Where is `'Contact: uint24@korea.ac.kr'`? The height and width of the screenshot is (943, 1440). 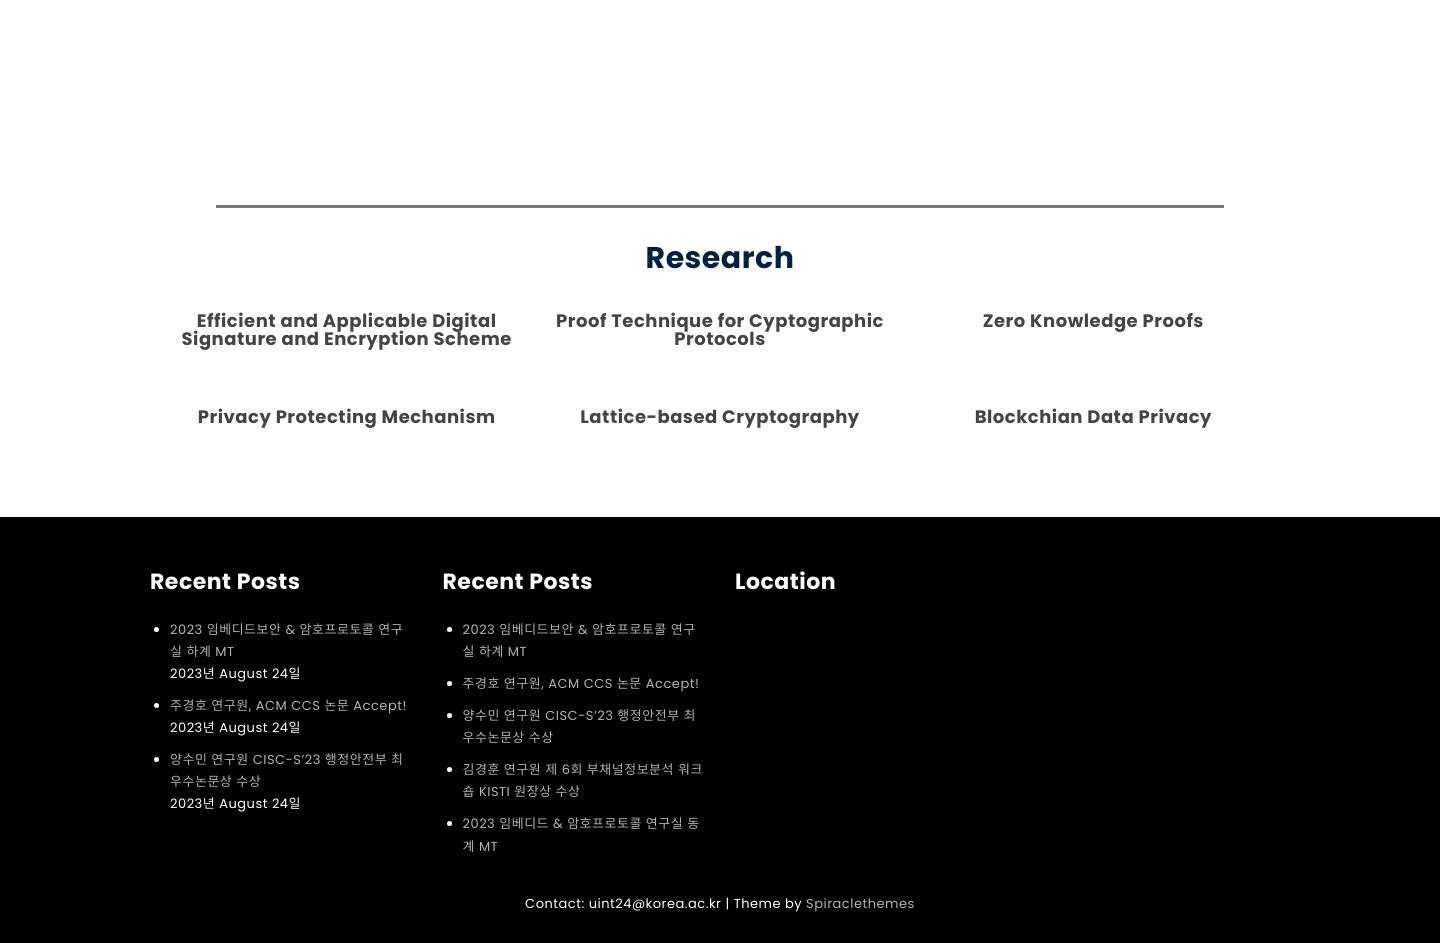 'Contact: uint24@korea.ac.kr' is located at coordinates (621, 901).